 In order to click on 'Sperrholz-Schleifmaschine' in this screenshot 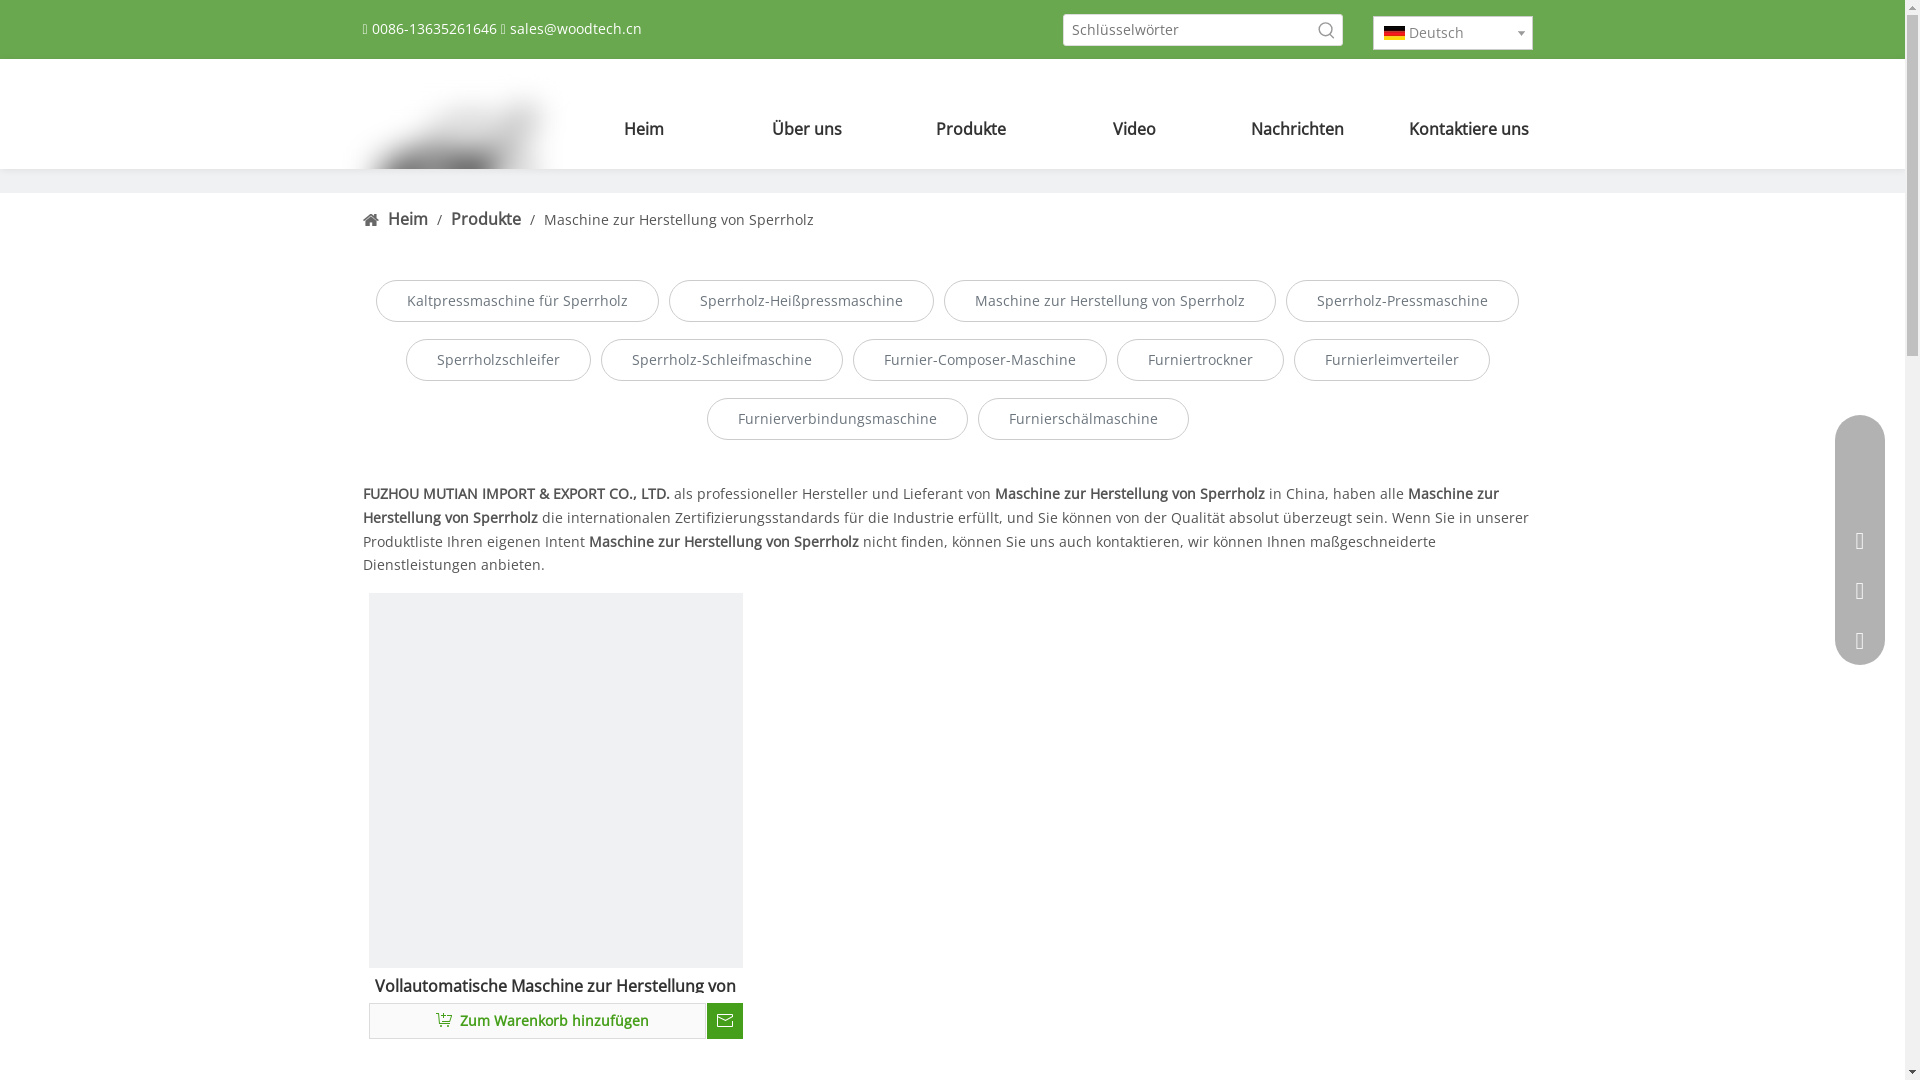, I will do `click(720, 358)`.